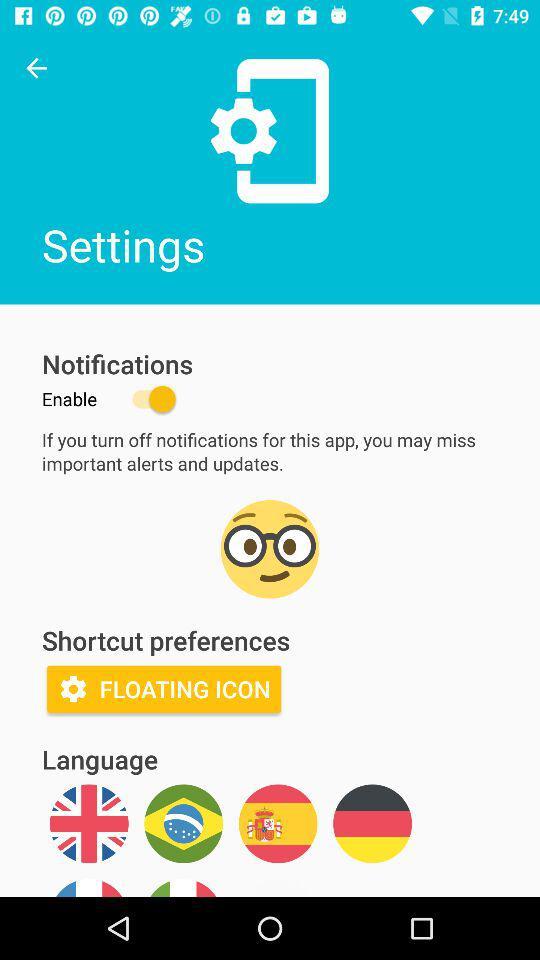 This screenshot has width=540, height=960. Describe the element at coordinates (372, 823) in the screenshot. I see `the national_flag icon` at that location.